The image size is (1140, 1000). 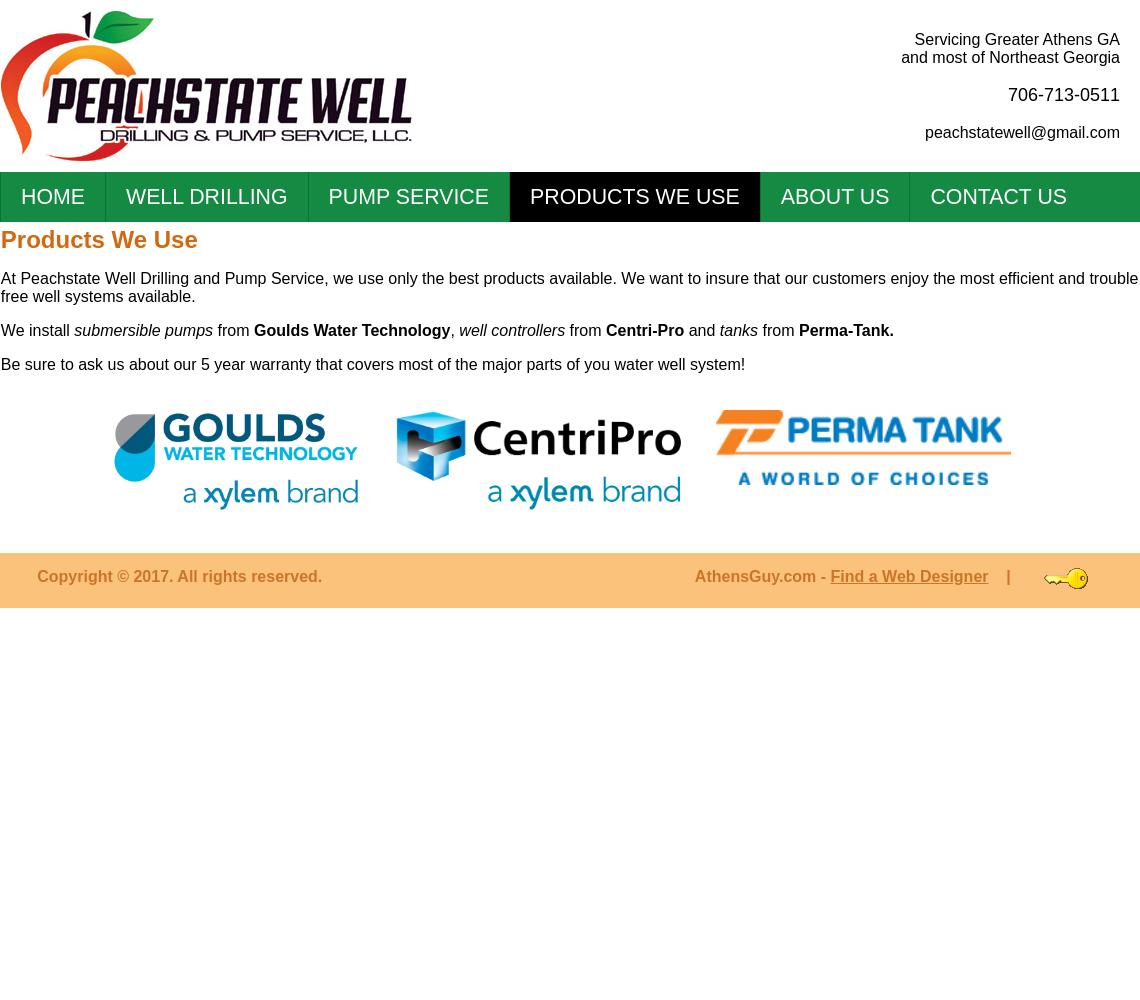 What do you see at coordinates (351, 329) in the screenshot?
I see `'Goulds Water Technology'` at bounding box center [351, 329].